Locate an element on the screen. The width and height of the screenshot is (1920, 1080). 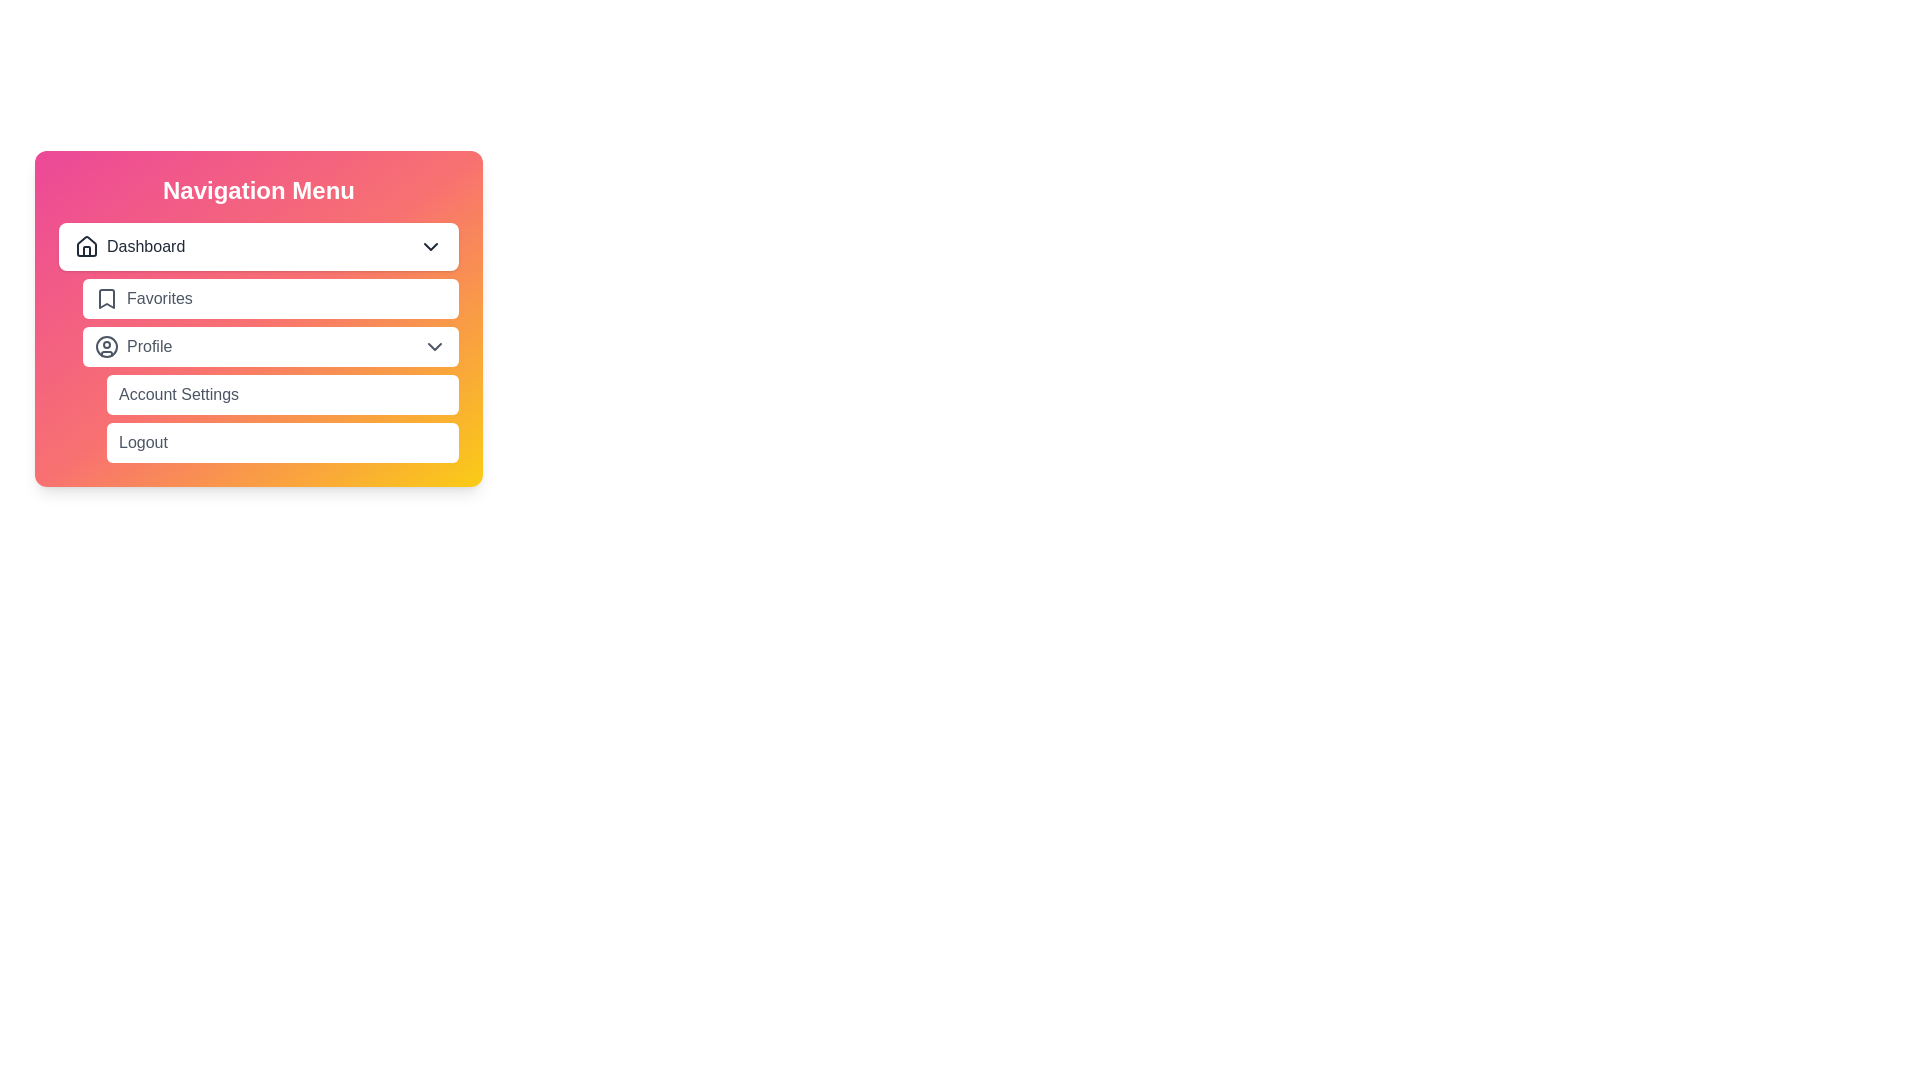
the downward-pointing chevron icon with a thin black stroke located at the far right of the 'Profile' menu item is located at coordinates (434, 346).